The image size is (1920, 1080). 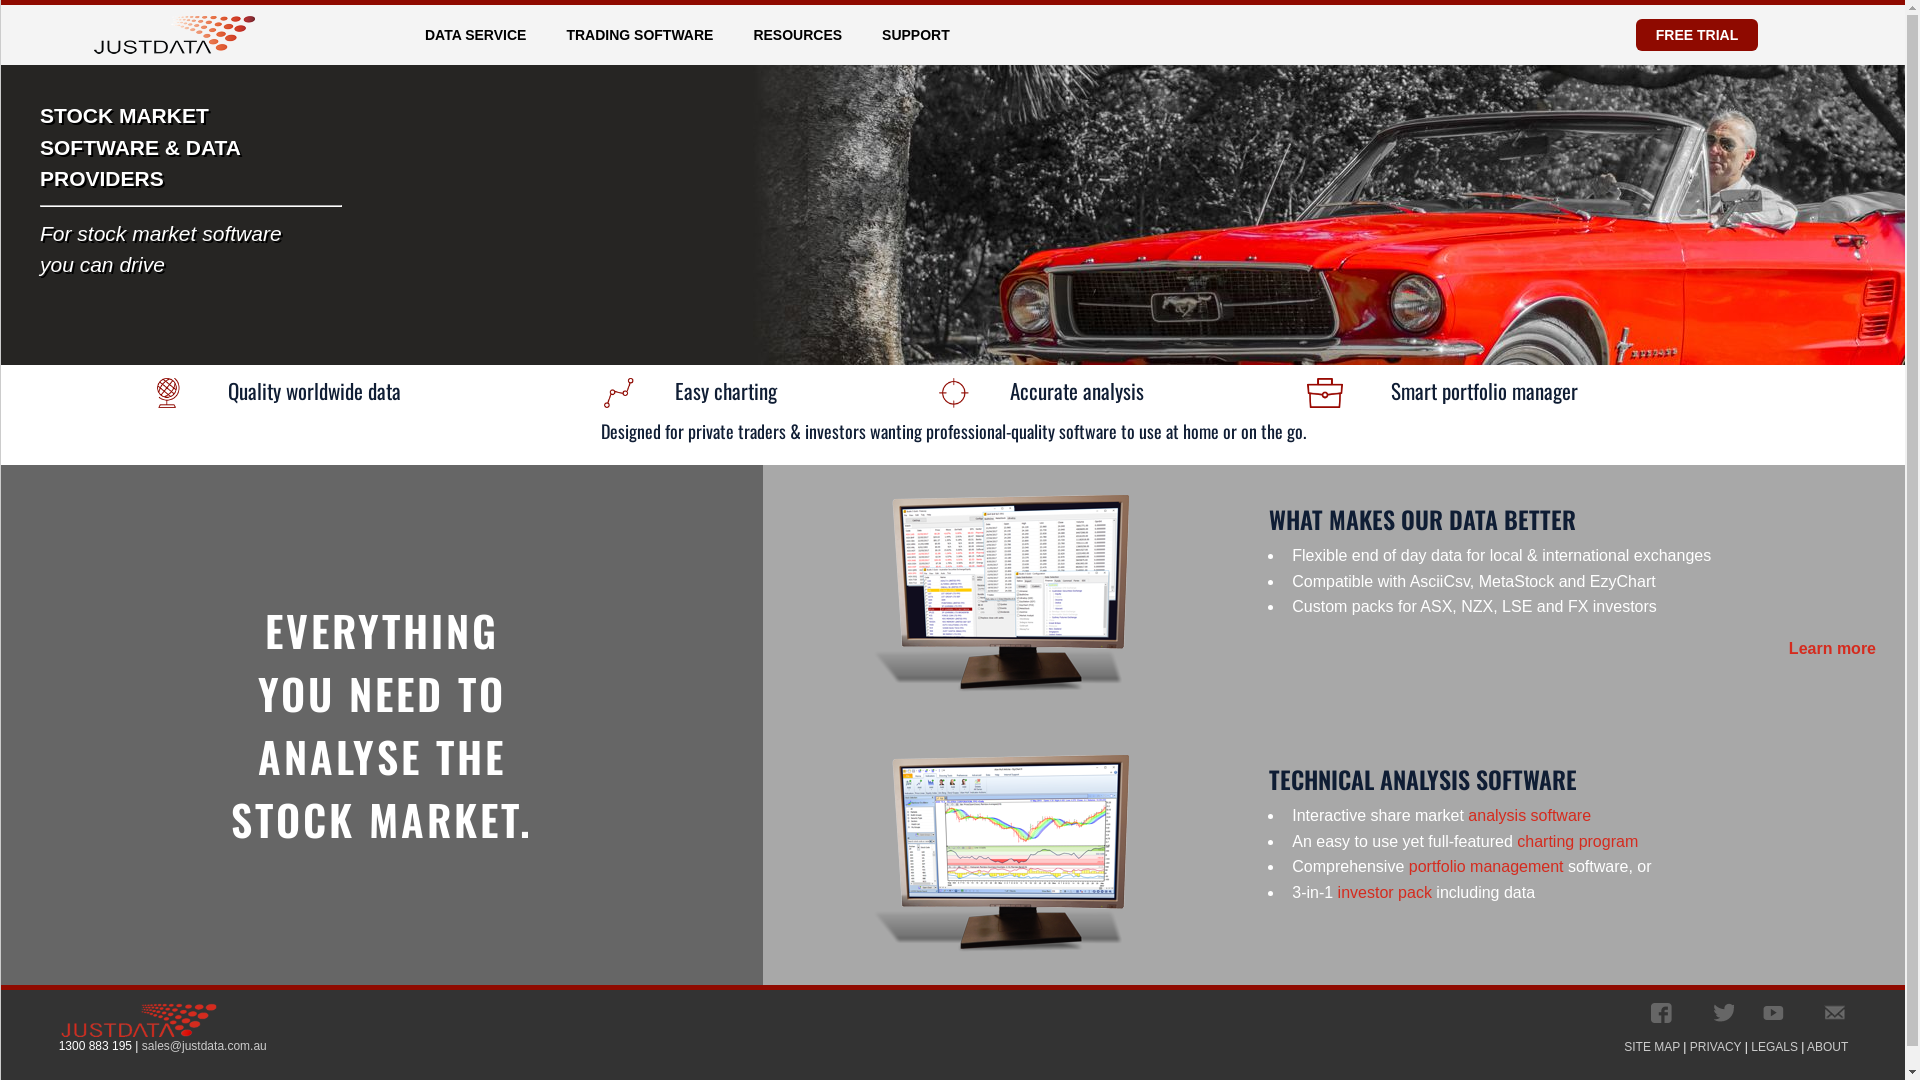 I want to click on 'RESOURCES', so click(x=742, y=34).